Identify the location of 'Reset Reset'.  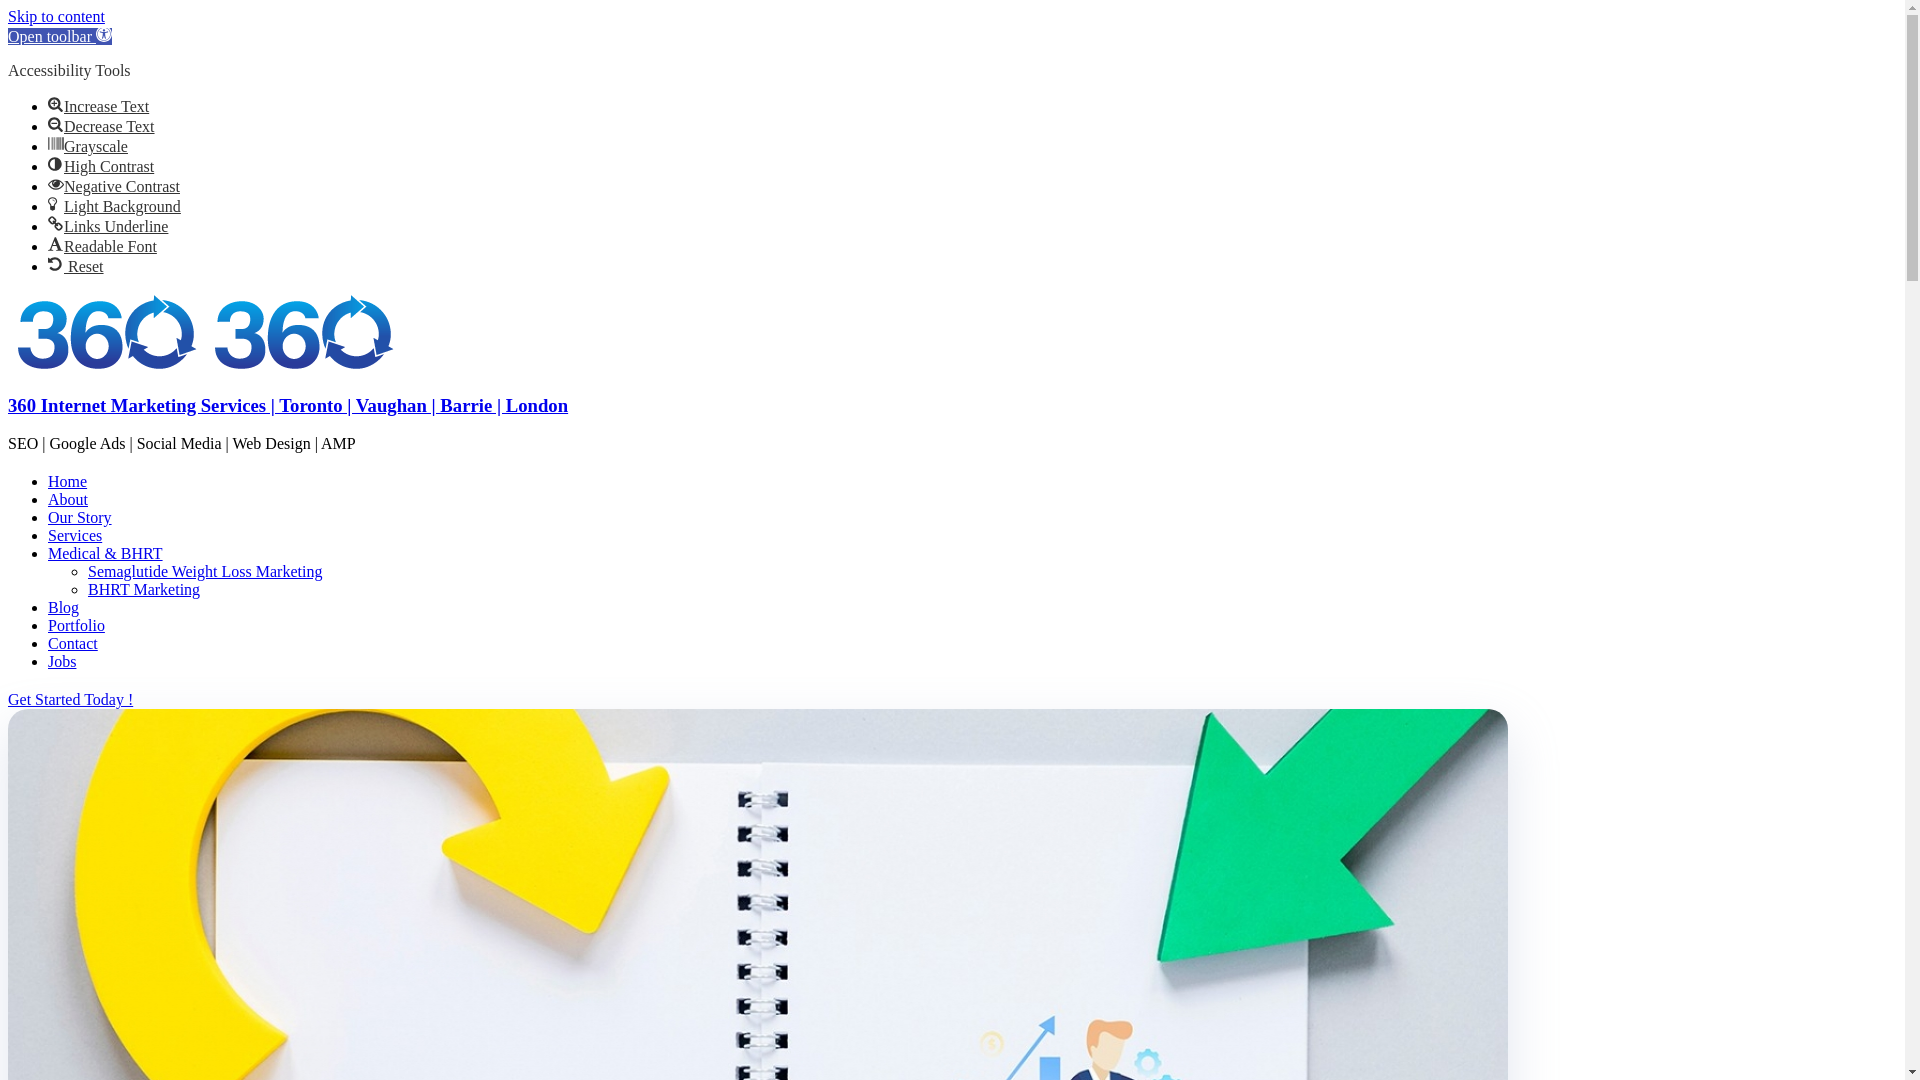
(48, 265).